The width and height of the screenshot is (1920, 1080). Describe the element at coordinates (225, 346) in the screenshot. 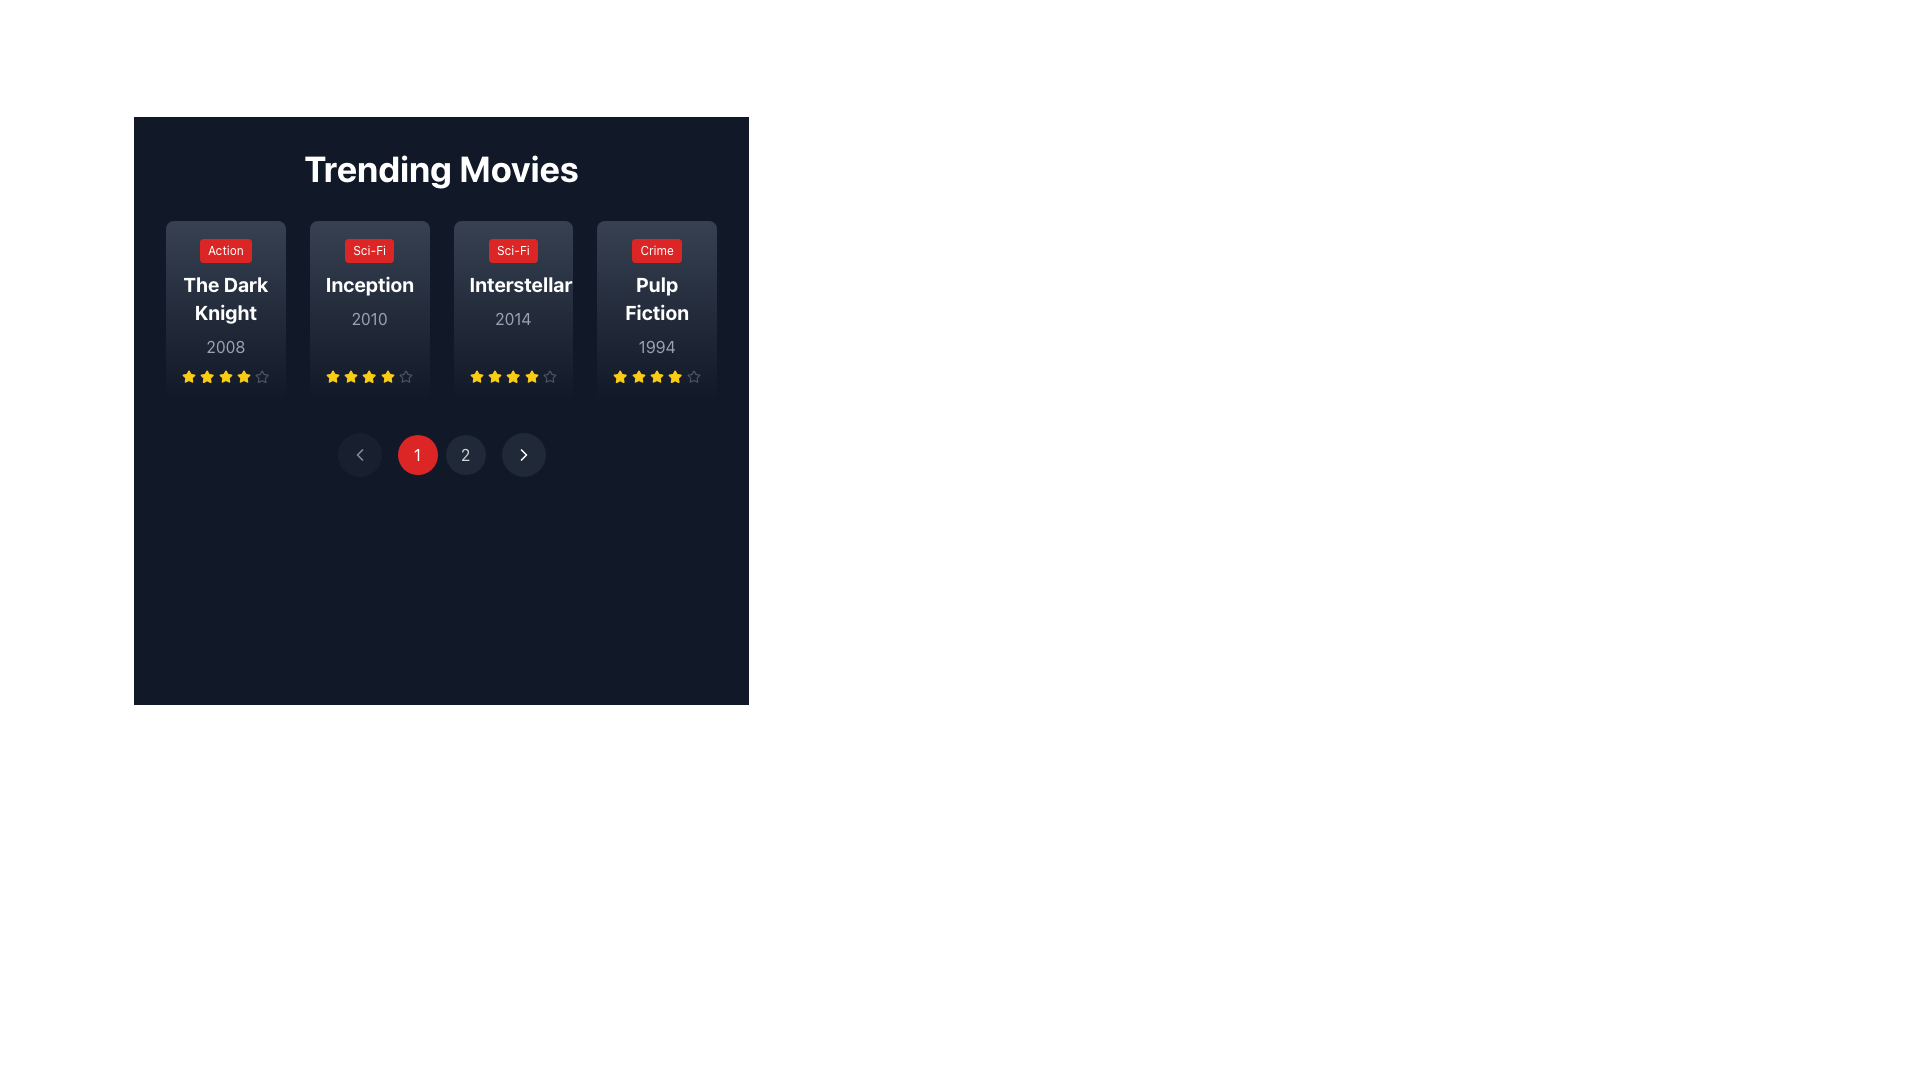

I see `the text label indicating the release year of the movie 'The Dark Knight', which is positioned below the title and above the star rating system in the first movie card` at that location.